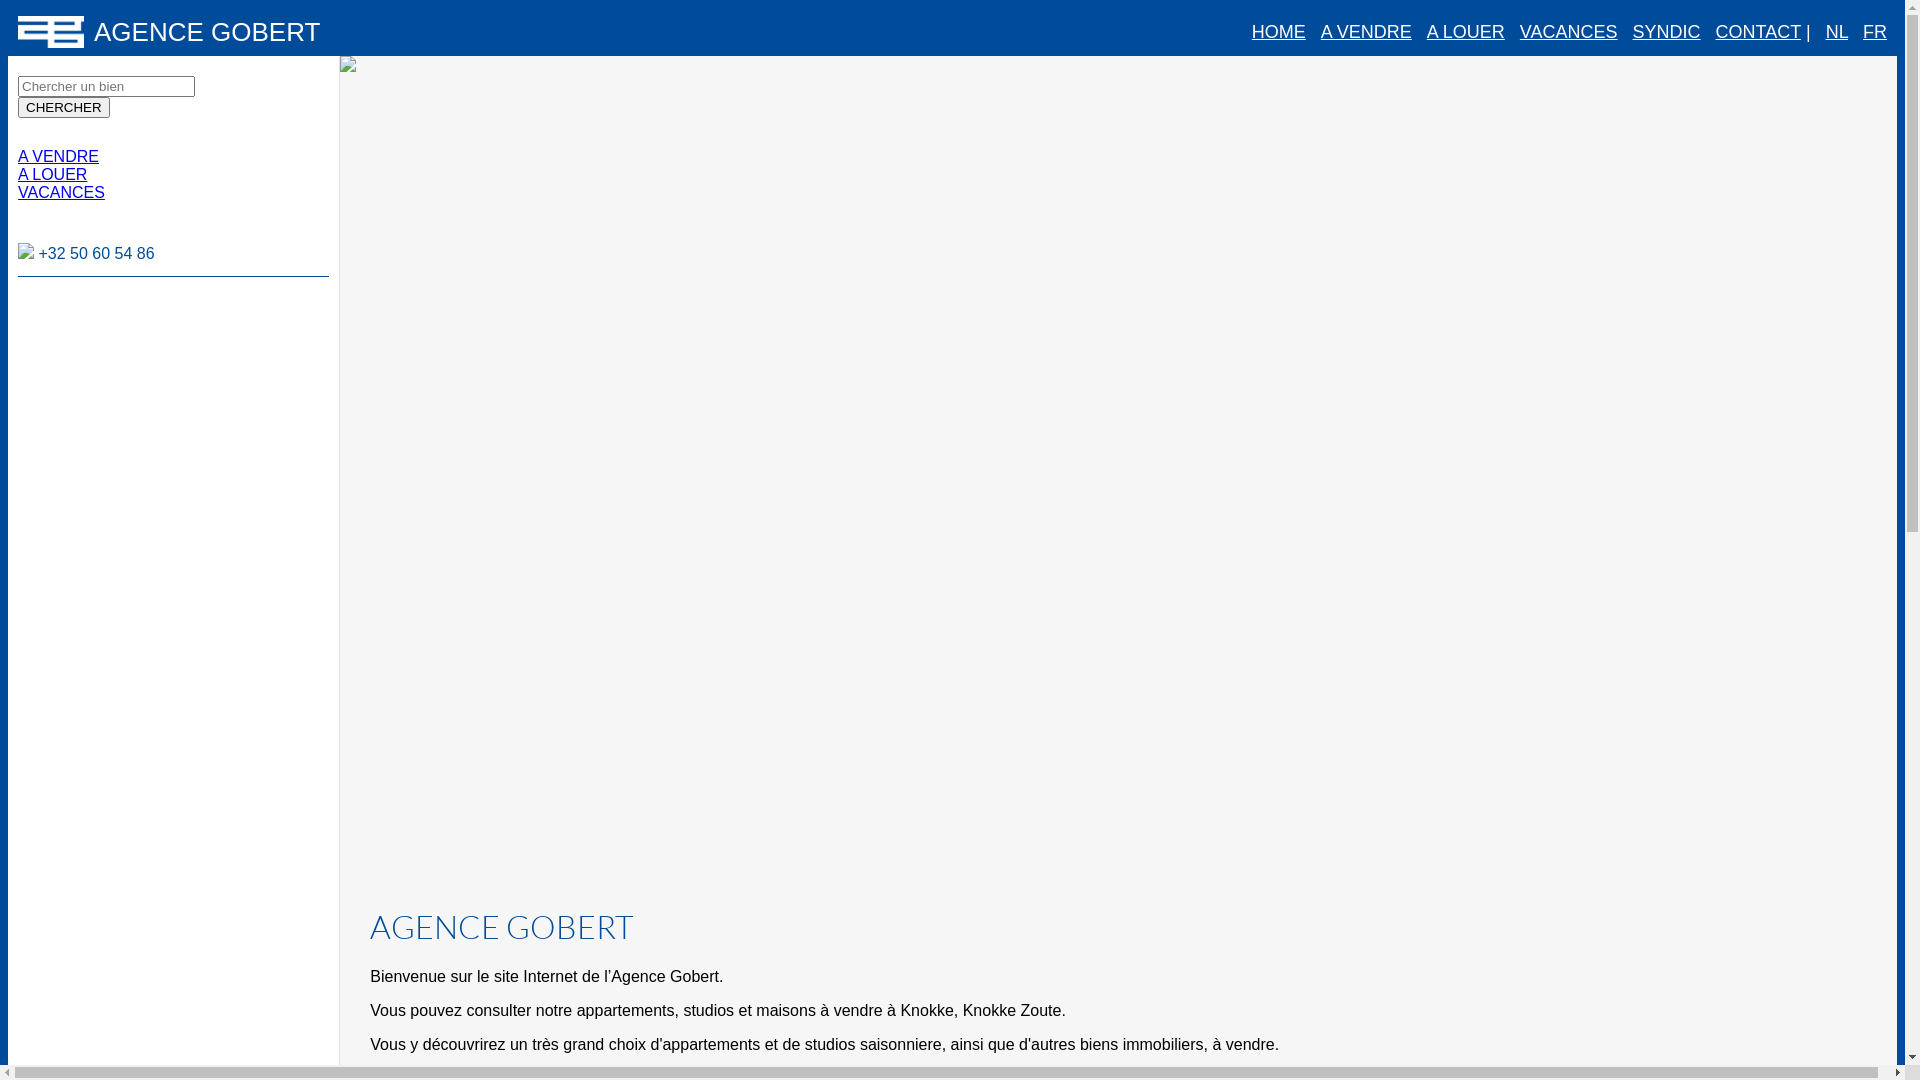 The width and height of the screenshot is (1920, 1080). I want to click on 'HOME', so click(1251, 31).